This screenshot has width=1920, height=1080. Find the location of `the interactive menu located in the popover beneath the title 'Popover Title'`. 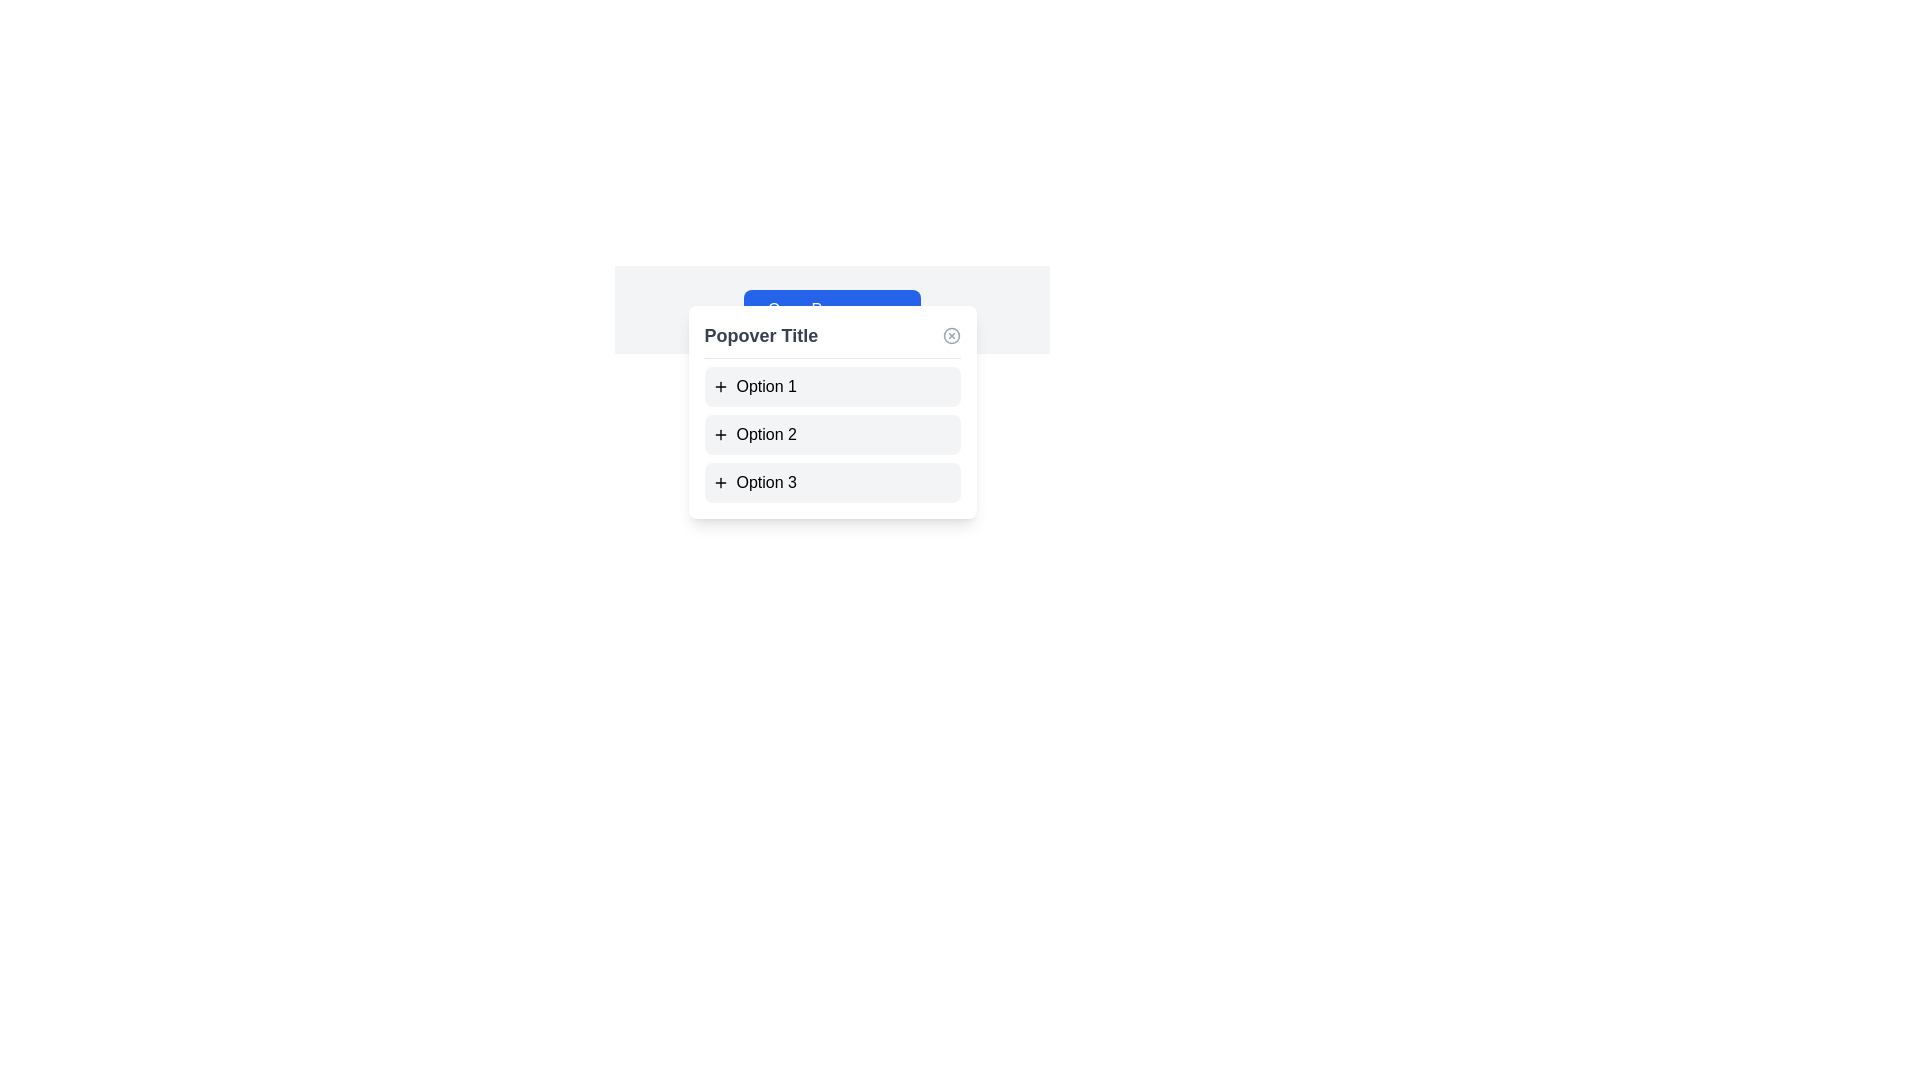

the interactive menu located in the popover beneath the title 'Popover Title' is located at coordinates (832, 411).